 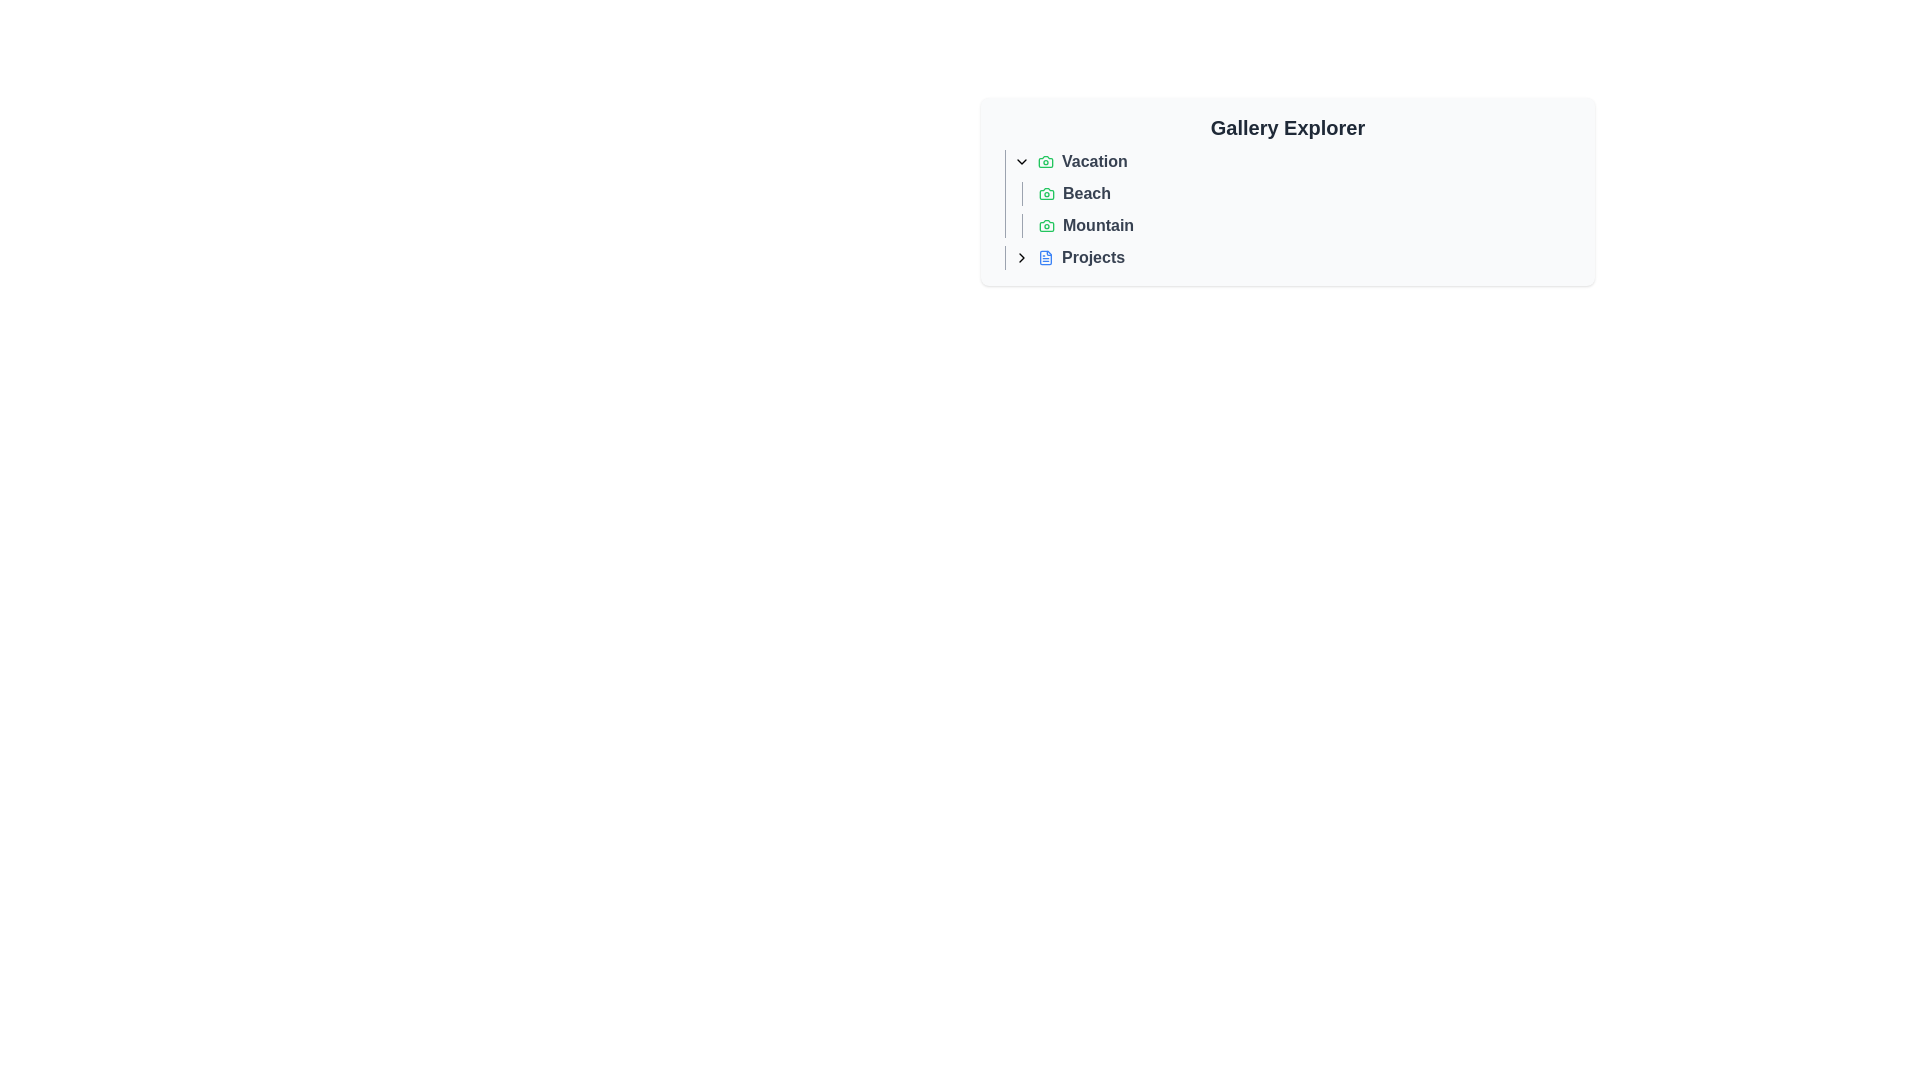 What do you see at coordinates (1092, 257) in the screenshot?
I see `the 'Projects' label, which is a bold gray text indicator` at bounding box center [1092, 257].